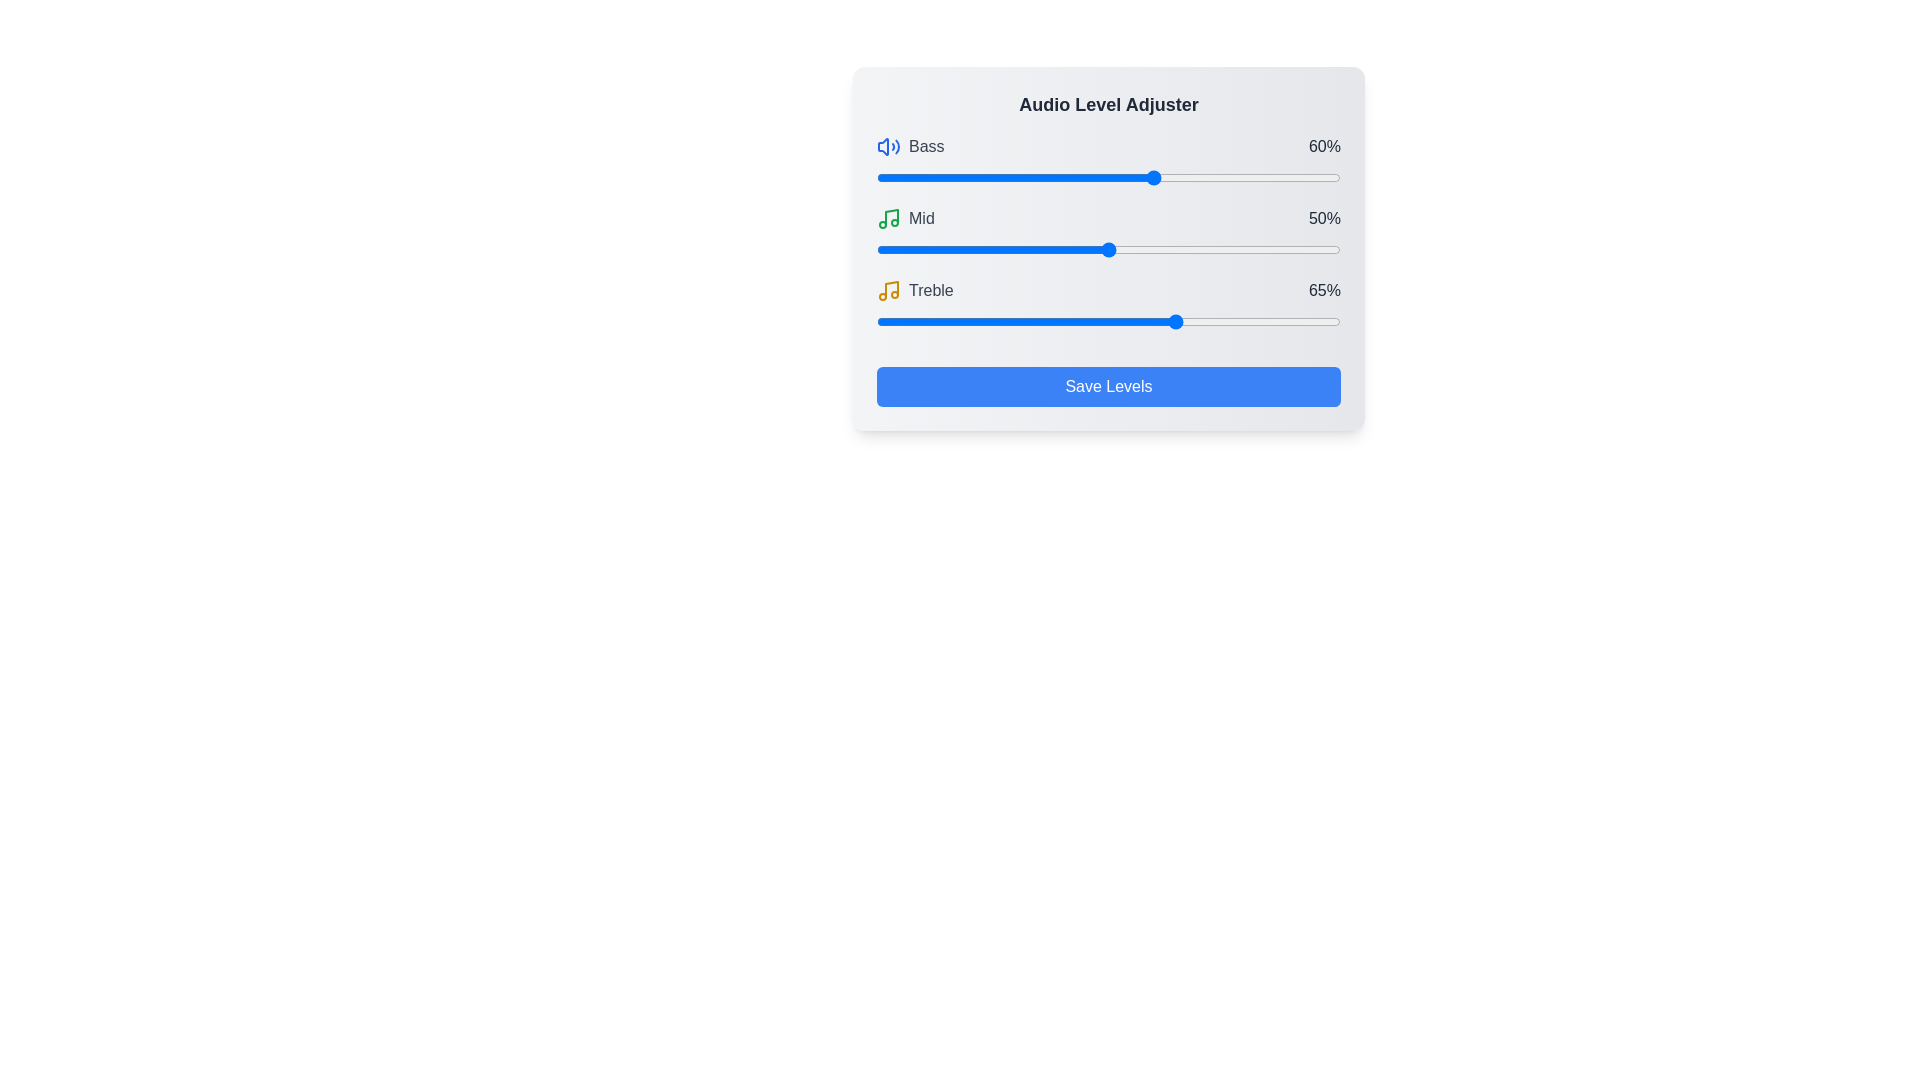 This screenshot has height=1080, width=1920. I want to click on the 'Bass' adjustment label, which is located in the top-left section of the audio adjustment interface, next to a blue sound icon, so click(925, 145).